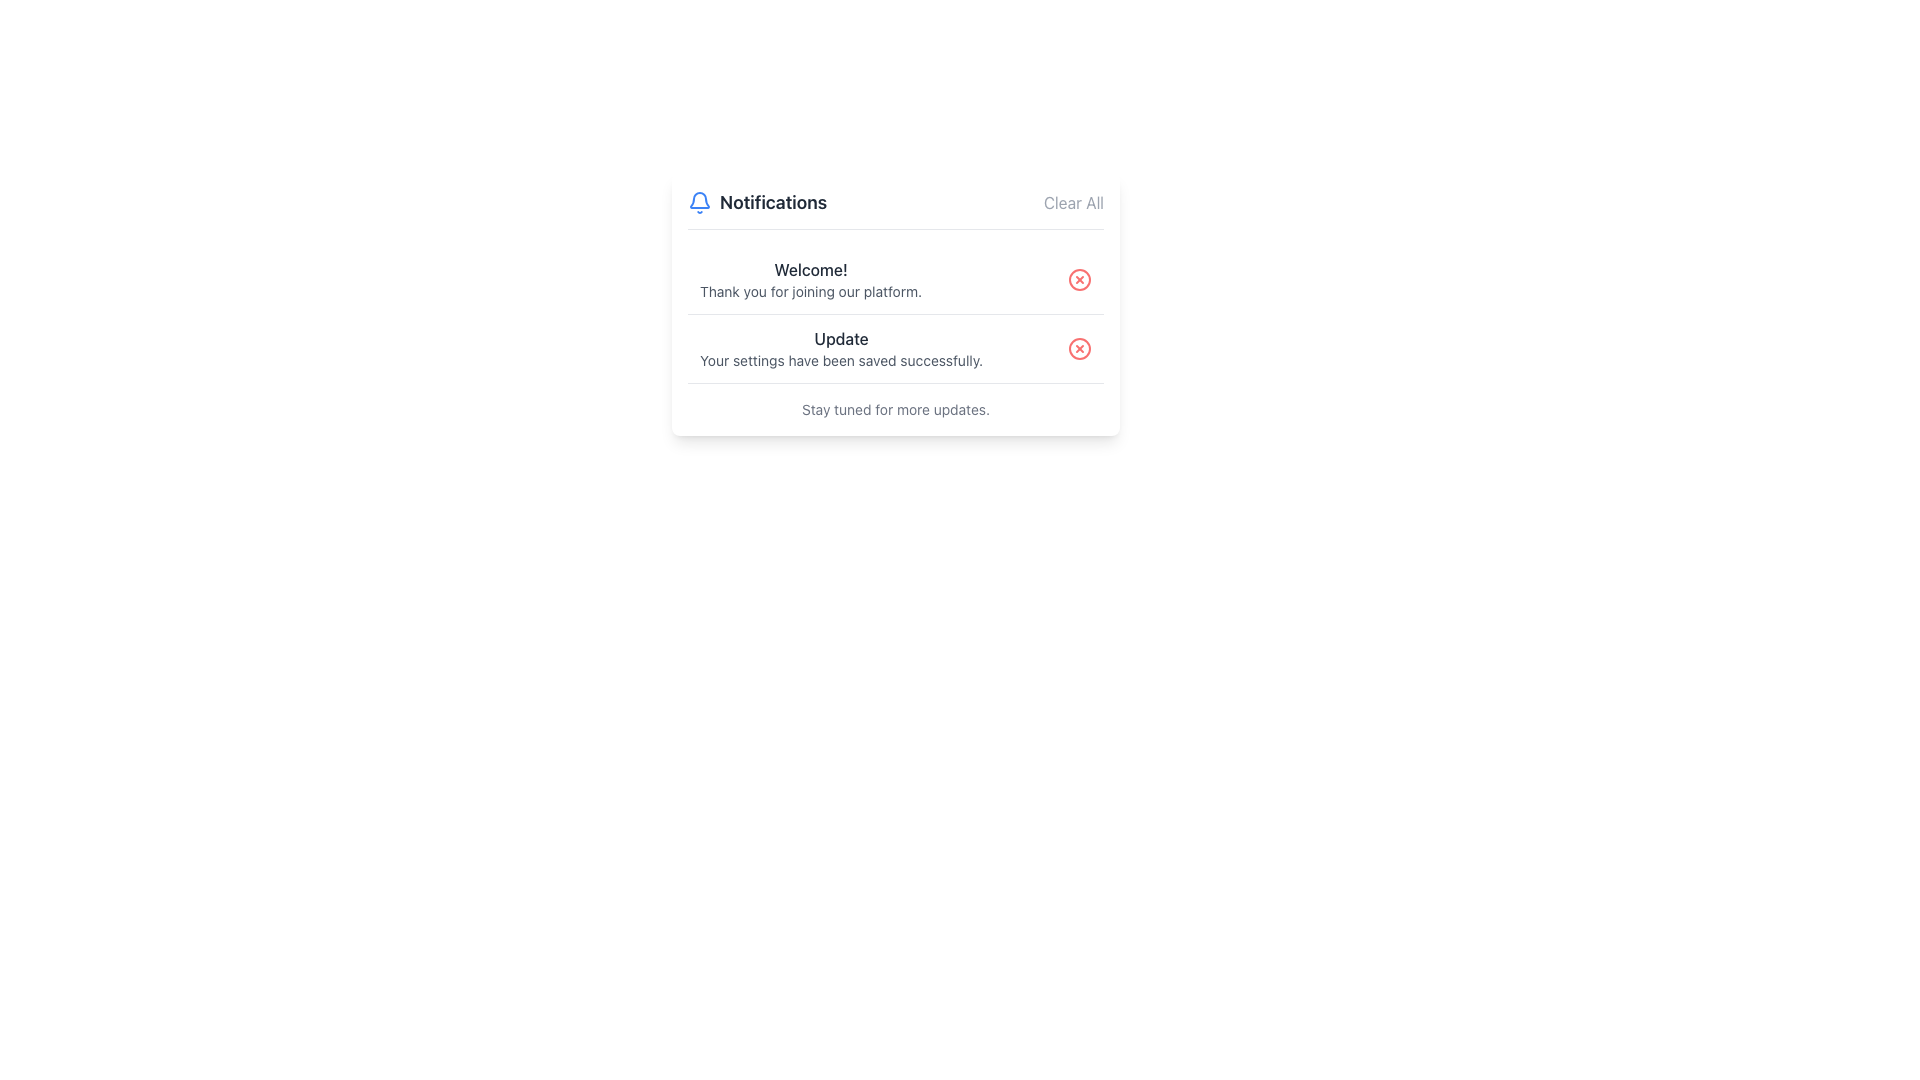 This screenshot has width=1920, height=1080. I want to click on the 'Clear All Notifications' button located in the top-right corner of the interface, so click(1072, 203).